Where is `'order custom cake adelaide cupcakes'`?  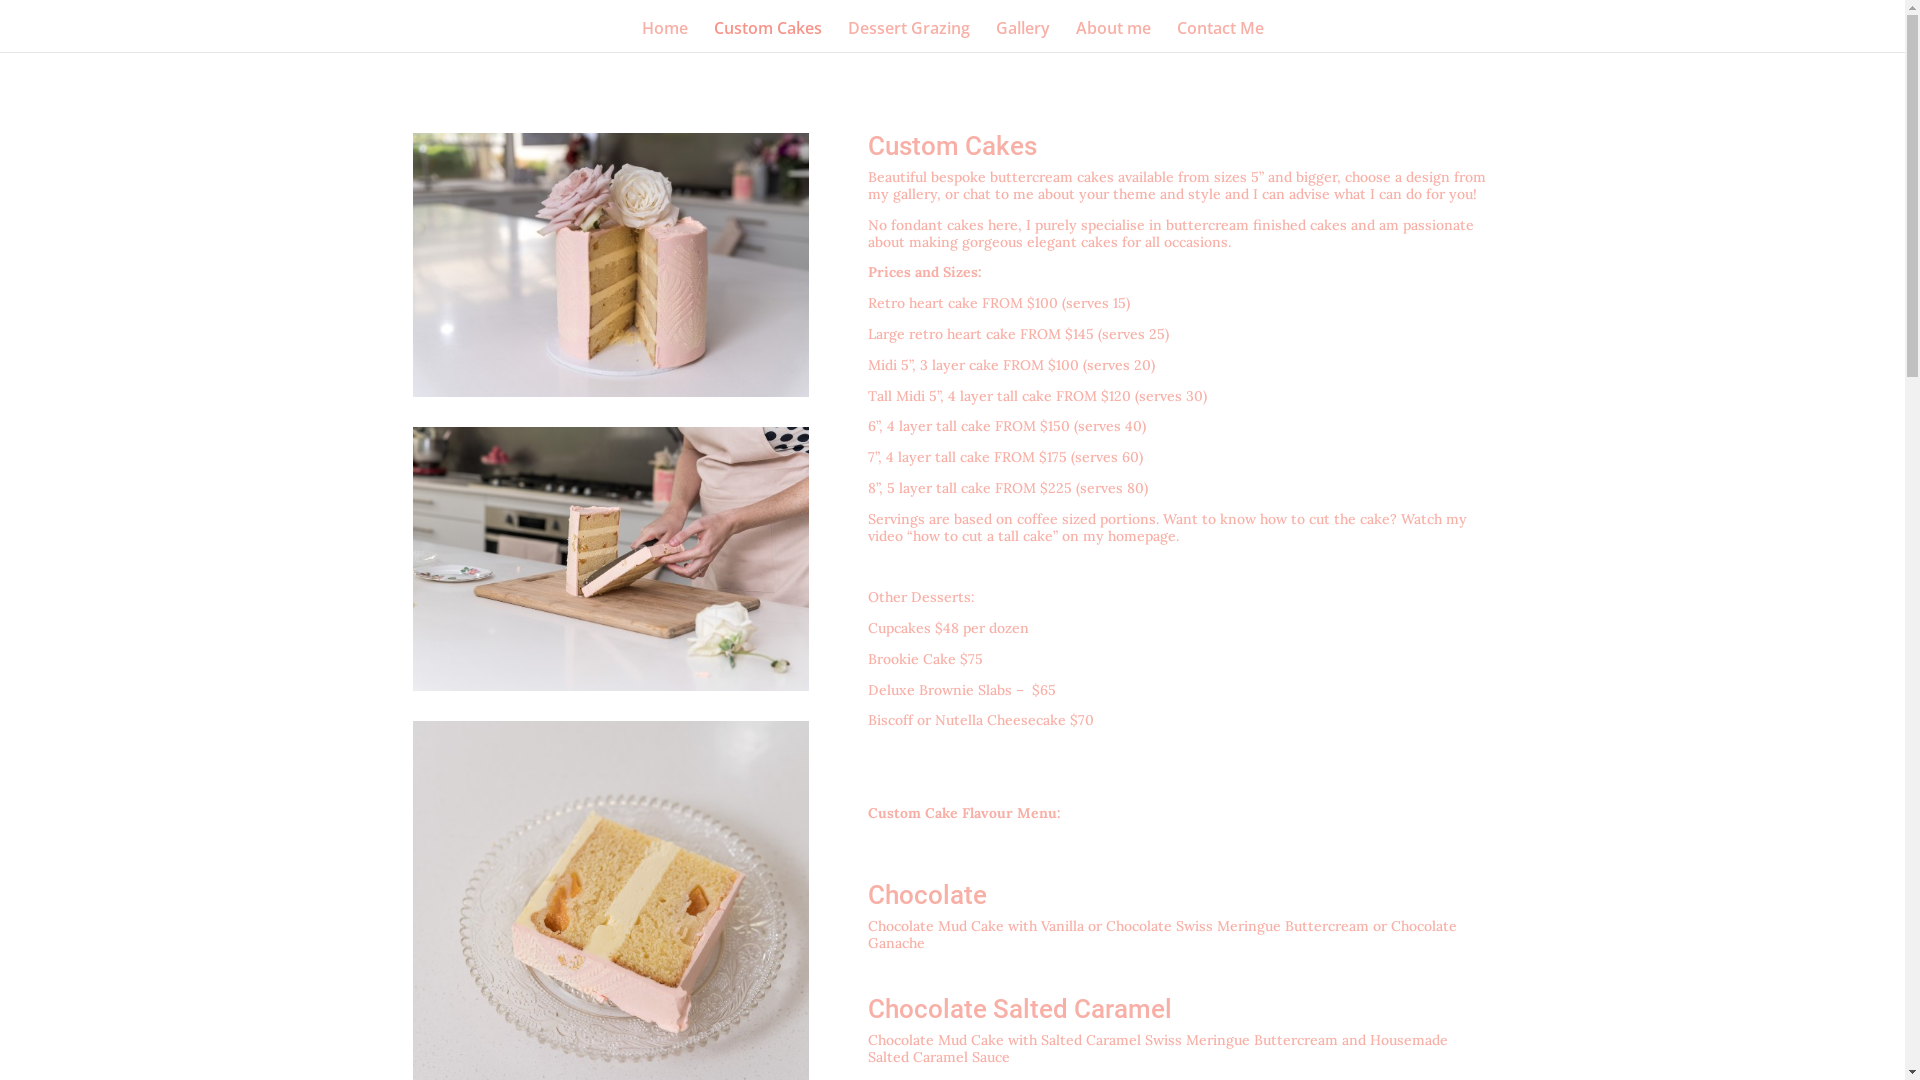
'order custom cake adelaide cupcakes' is located at coordinates (608, 264).